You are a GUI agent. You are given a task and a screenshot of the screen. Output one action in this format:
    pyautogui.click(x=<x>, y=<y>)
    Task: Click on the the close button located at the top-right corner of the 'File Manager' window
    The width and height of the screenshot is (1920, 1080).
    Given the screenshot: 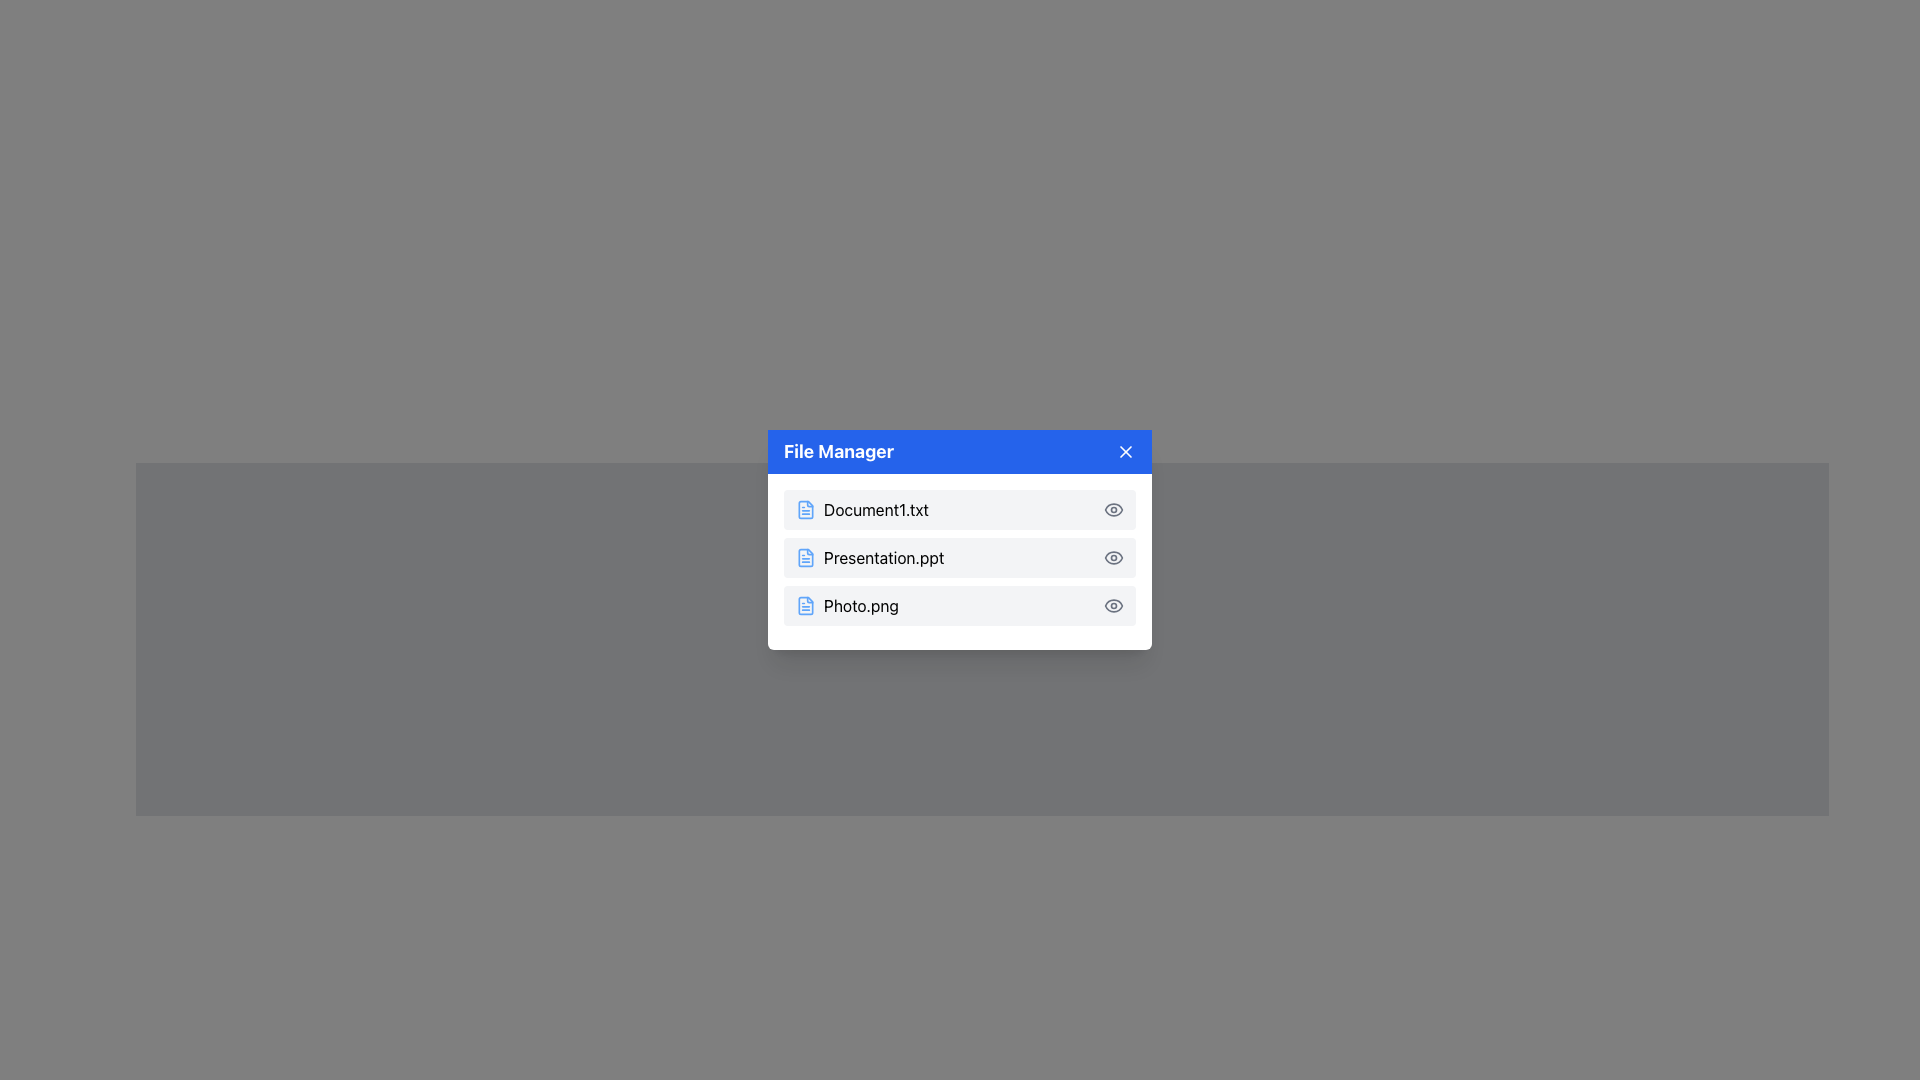 What is the action you would take?
    pyautogui.click(x=1126, y=451)
    